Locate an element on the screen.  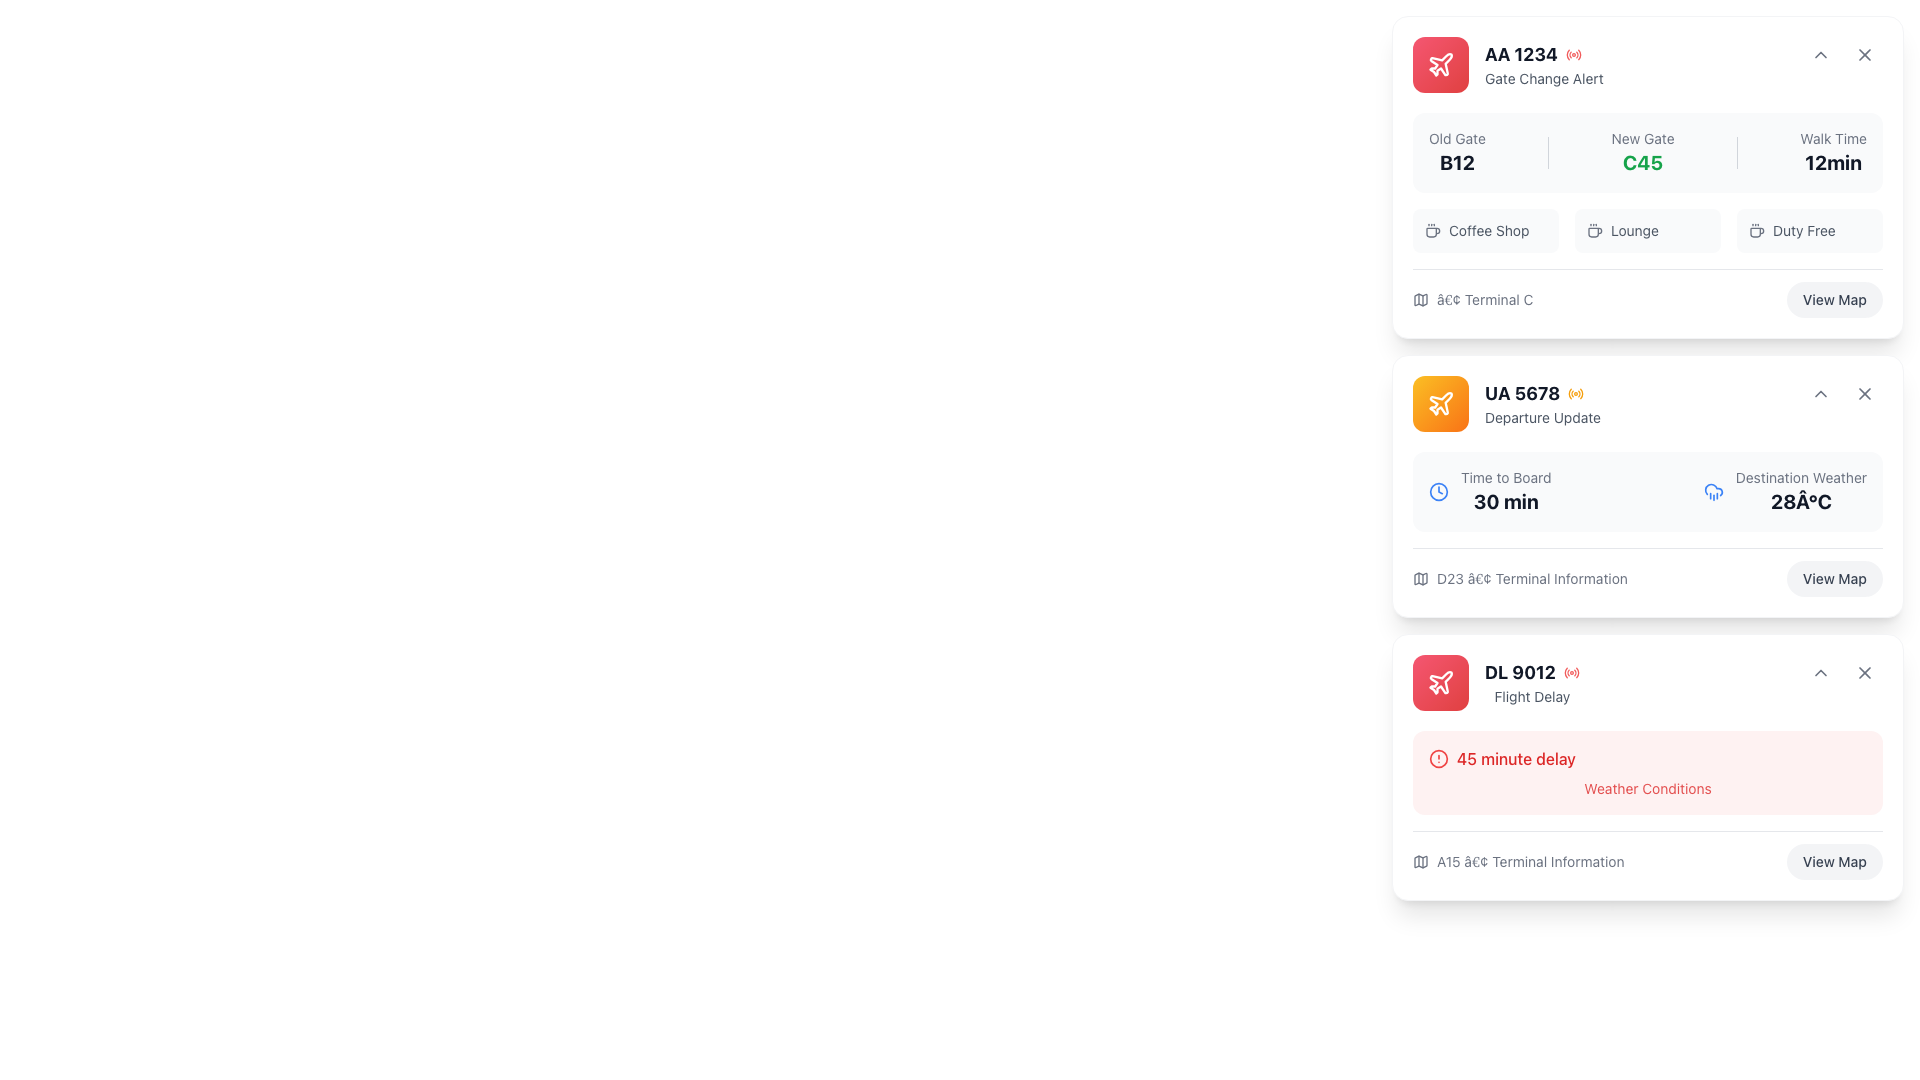
text label displaying 'D23 • Terminal Information' located at the bottom of the departure flight card, which is styled in gray and aligned horizontally next to a map icon is located at coordinates (1531, 578).